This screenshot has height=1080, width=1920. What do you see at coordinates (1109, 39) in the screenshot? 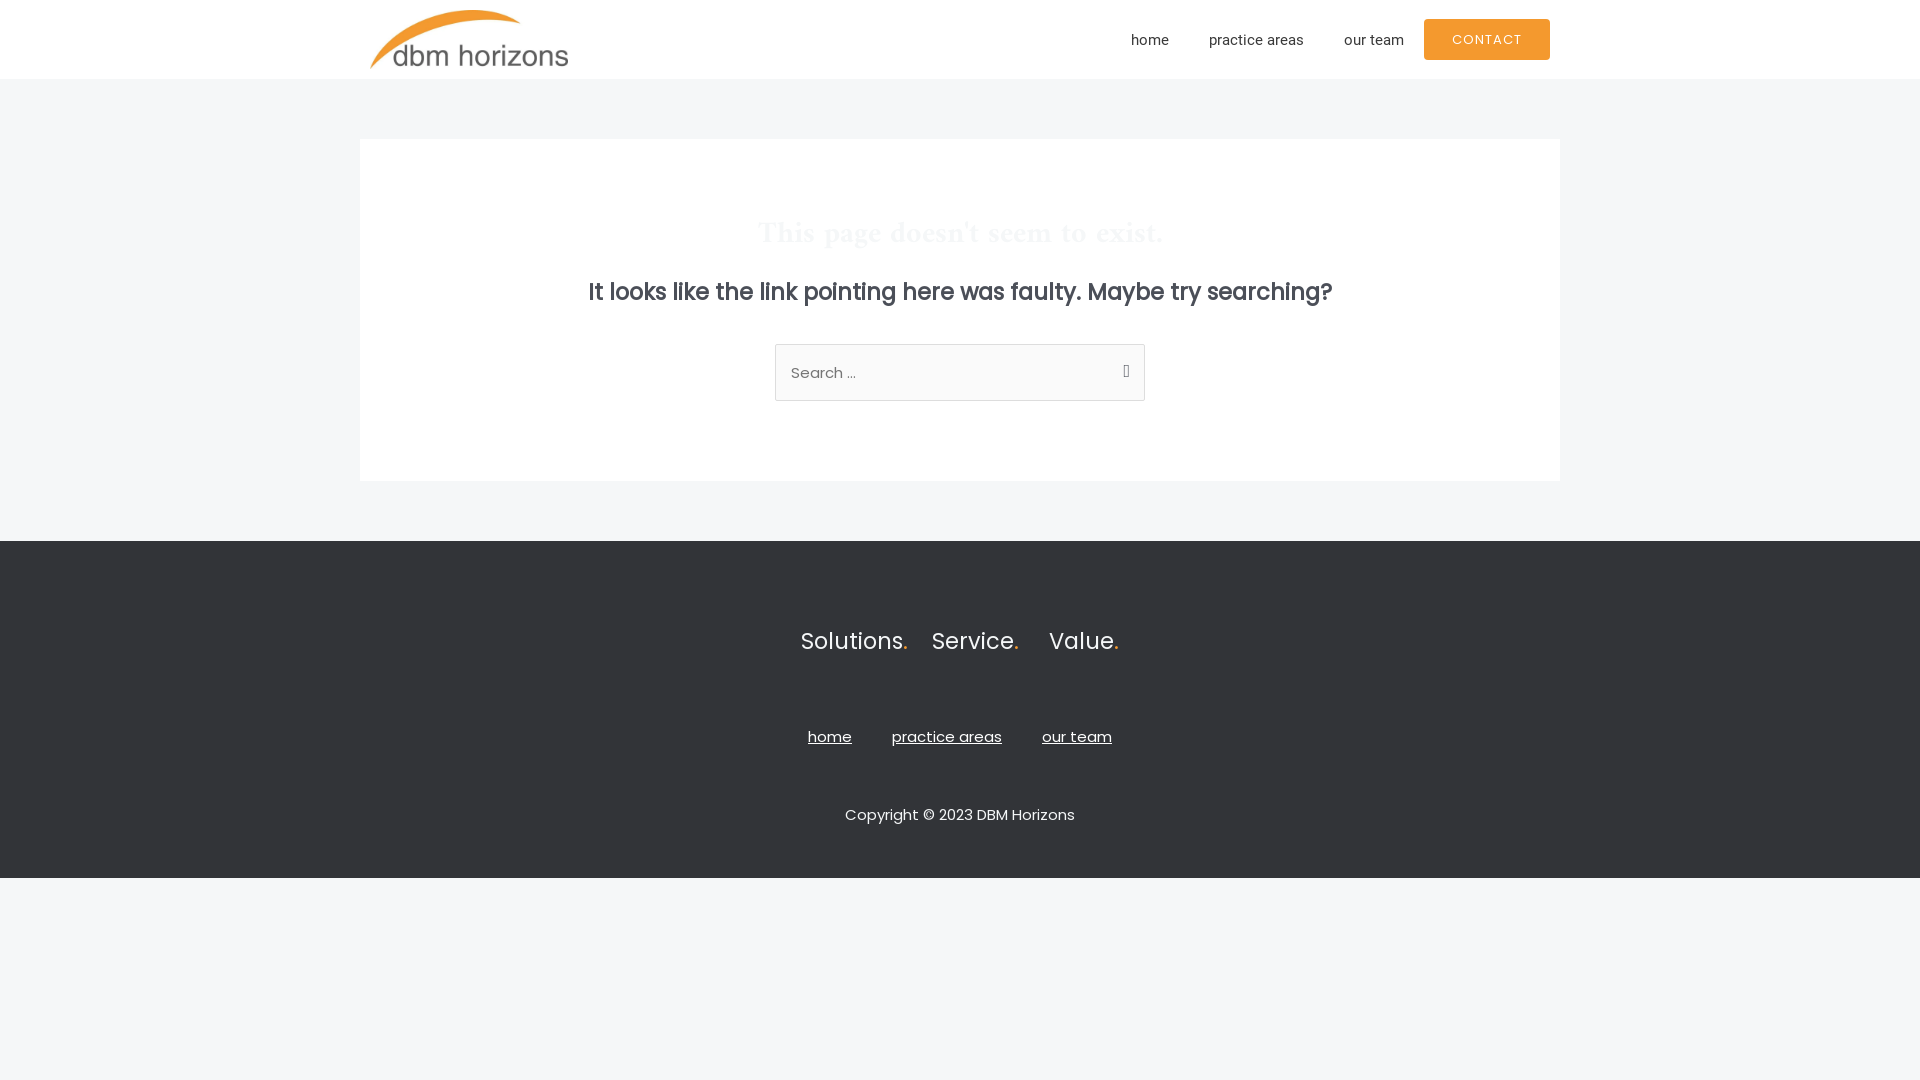
I see `'home'` at bounding box center [1109, 39].